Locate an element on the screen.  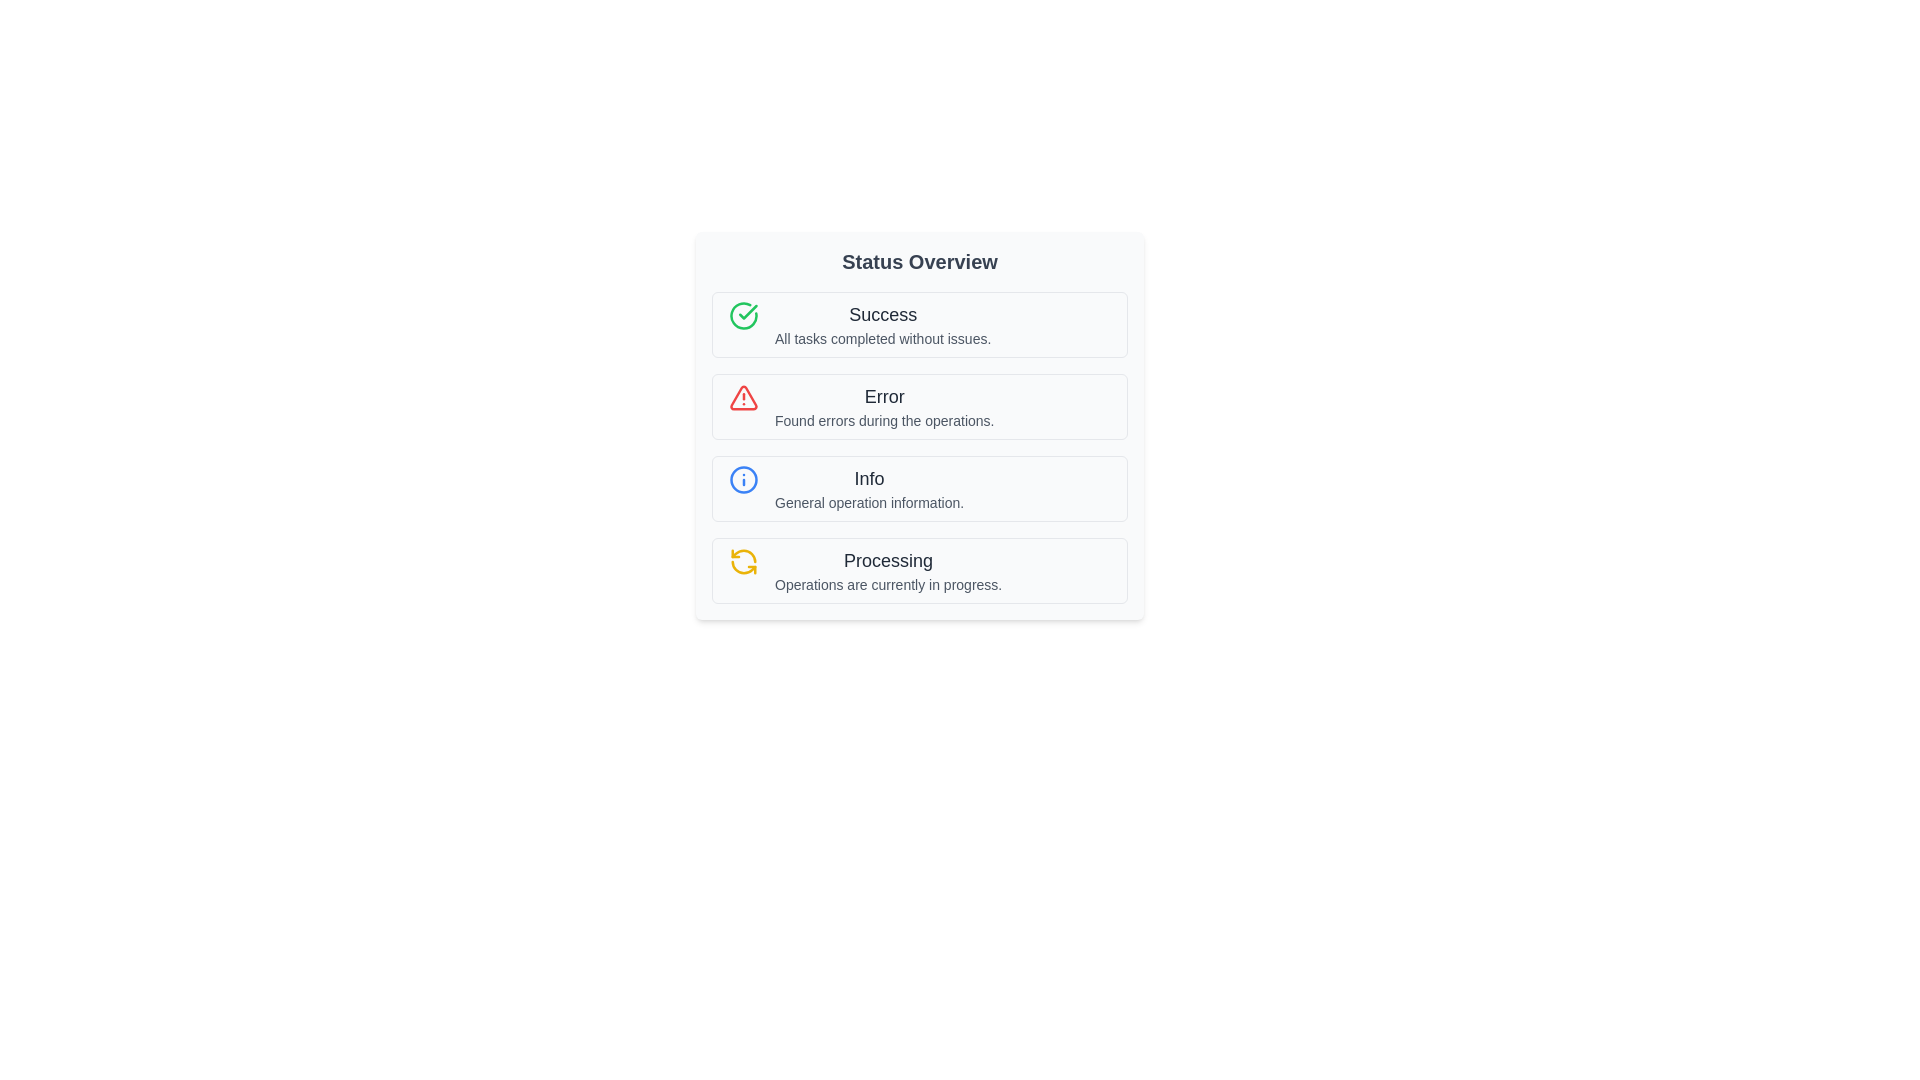
the circular icon with a yellow outline and refresh symbol located in the 'Processing' section of the 'Status Overview' interface, positioned to the left of the text 'Processing' and 'Operations are currently in progress.' is located at coordinates (743, 562).